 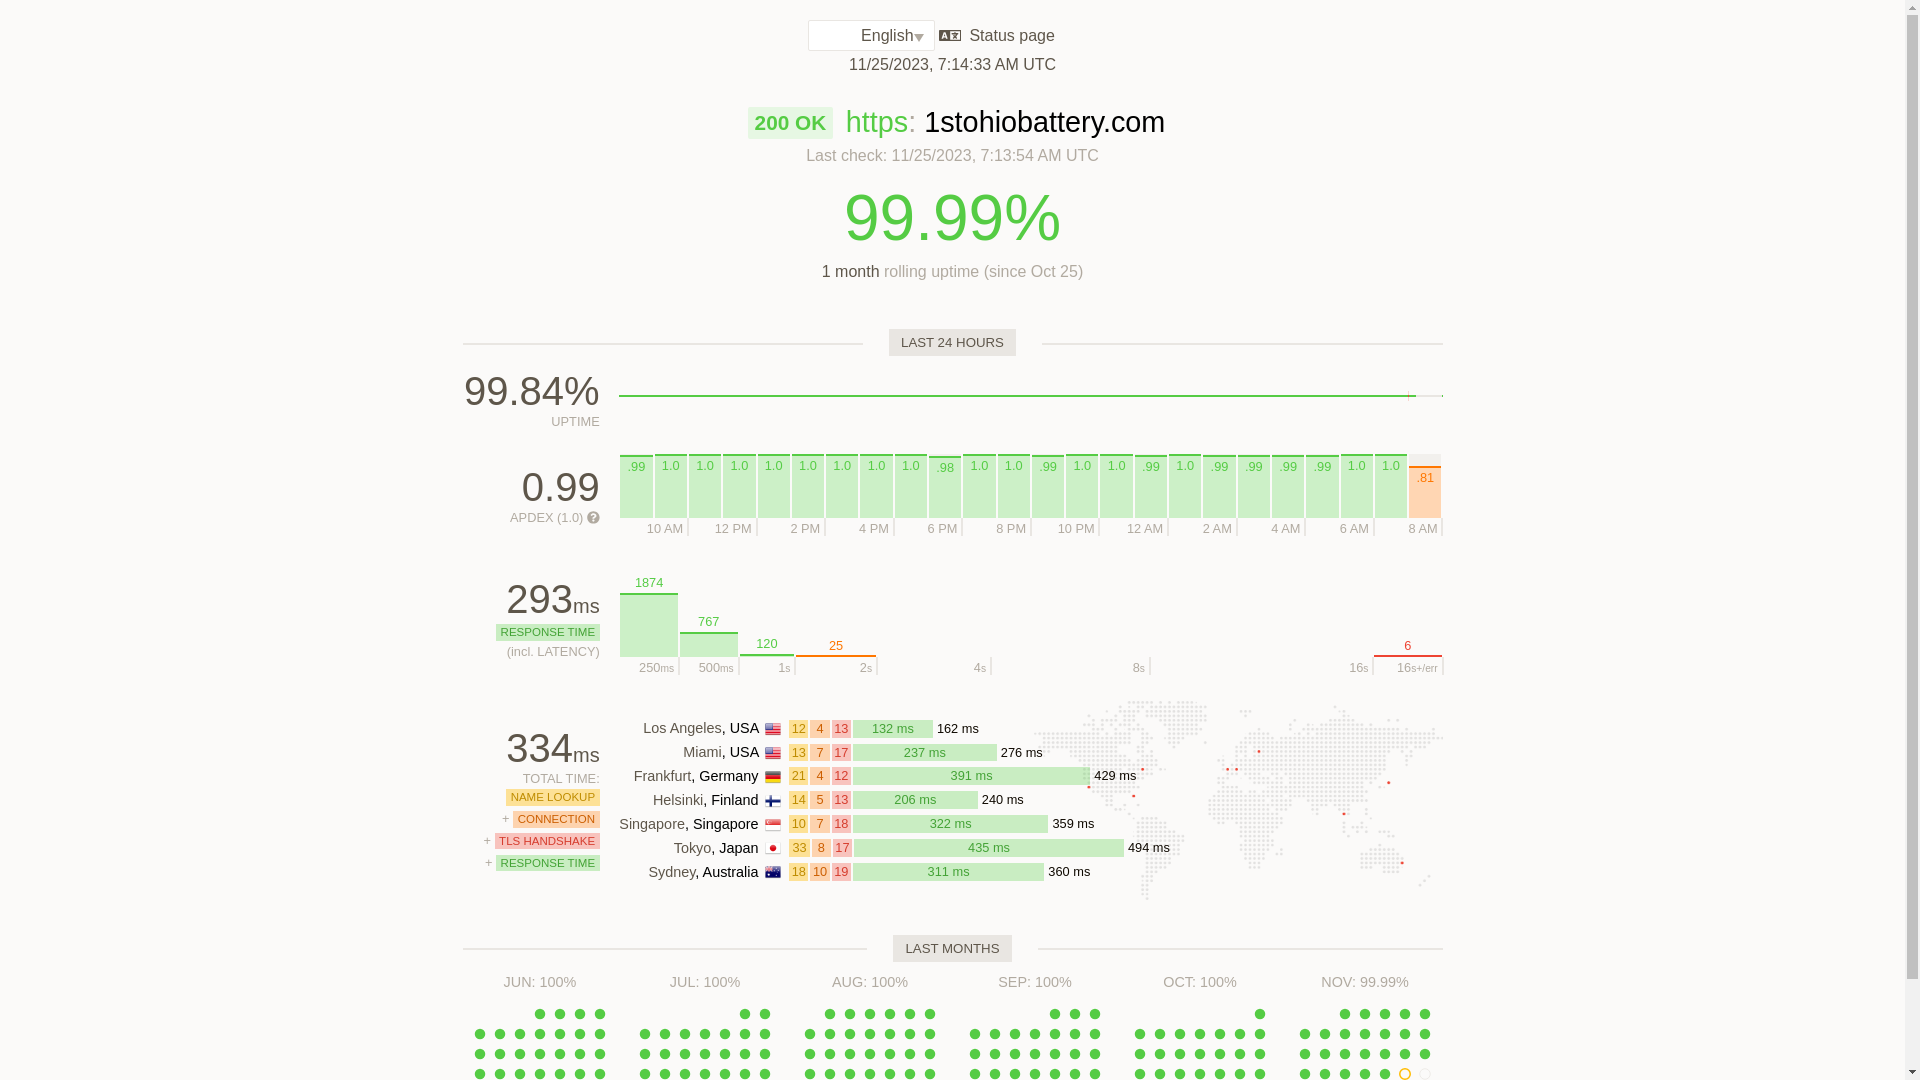 What do you see at coordinates (705, 1033) in the screenshot?
I see `'<small>Jul 06:</small> No downtime'` at bounding box center [705, 1033].